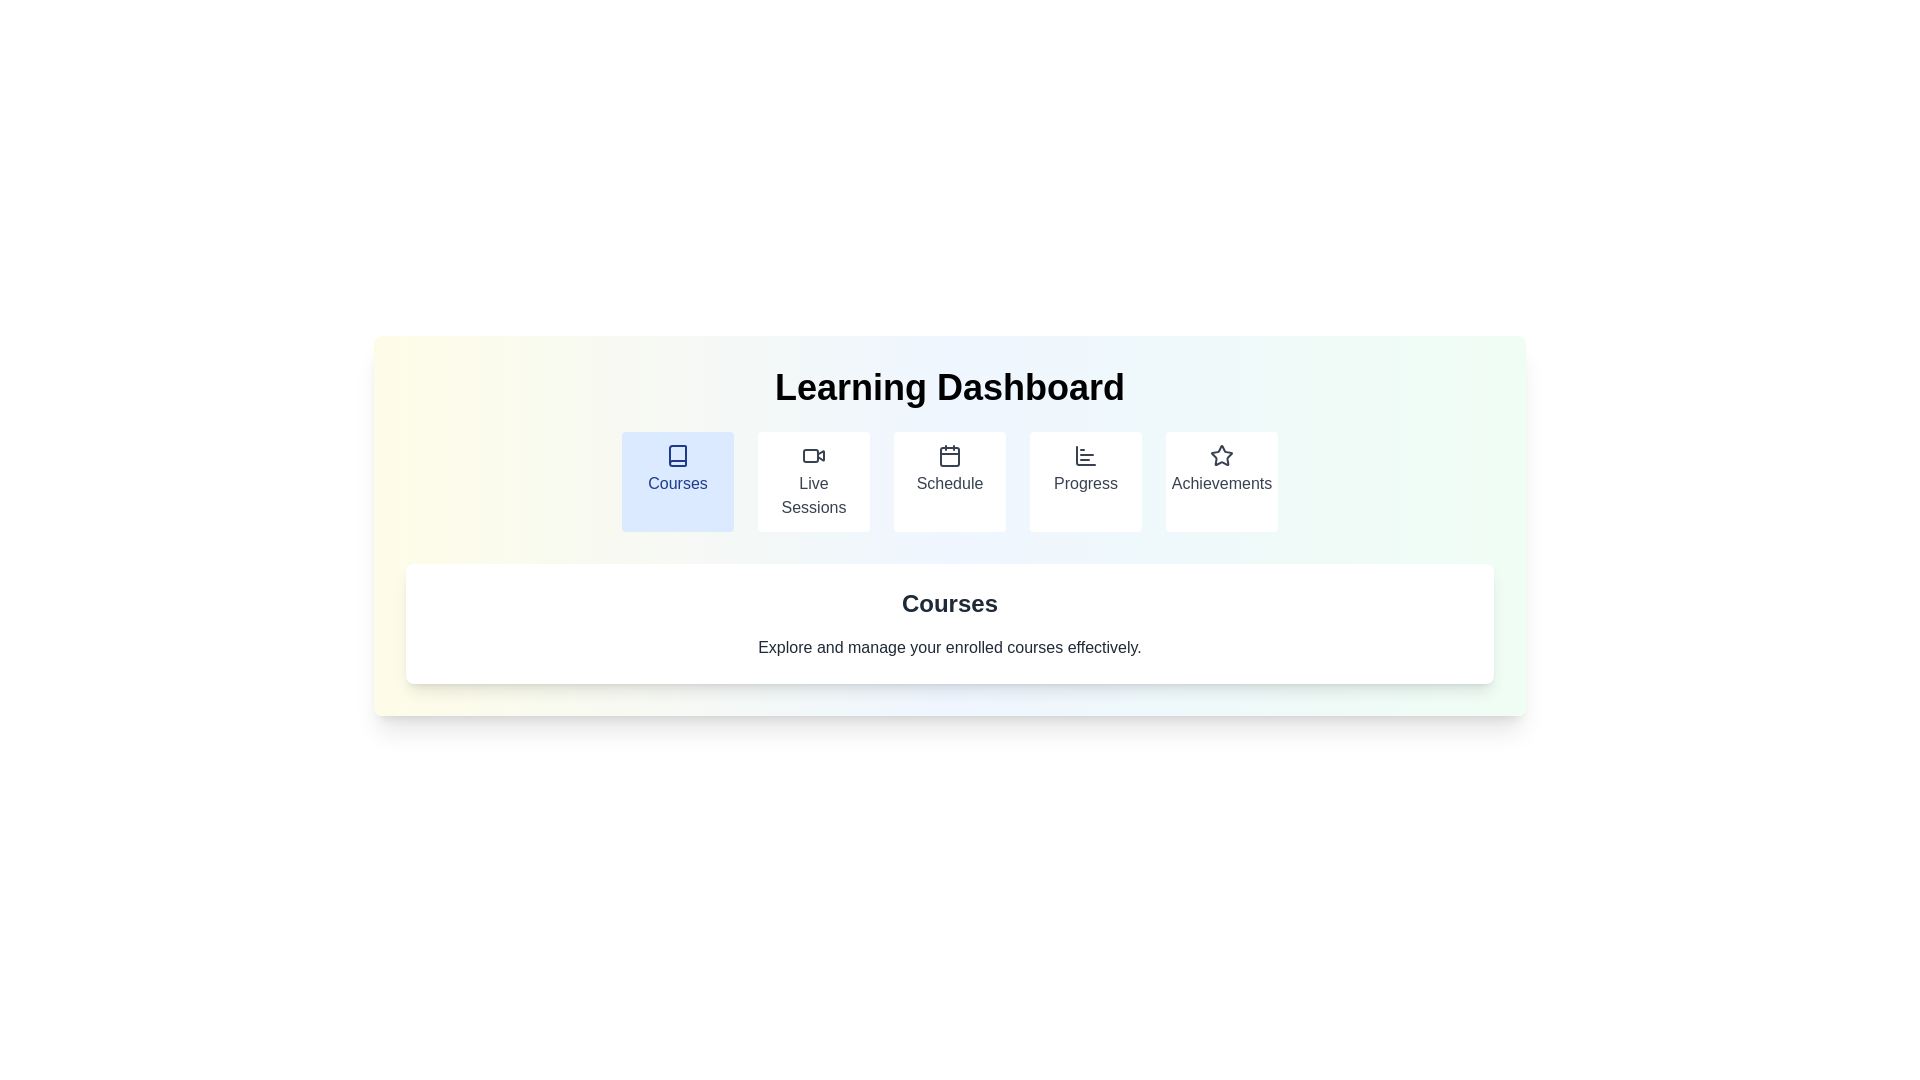 This screenshot has width=1920, height=1080. I want to click on the leftmost navigational button in the row, so click(677, 482).